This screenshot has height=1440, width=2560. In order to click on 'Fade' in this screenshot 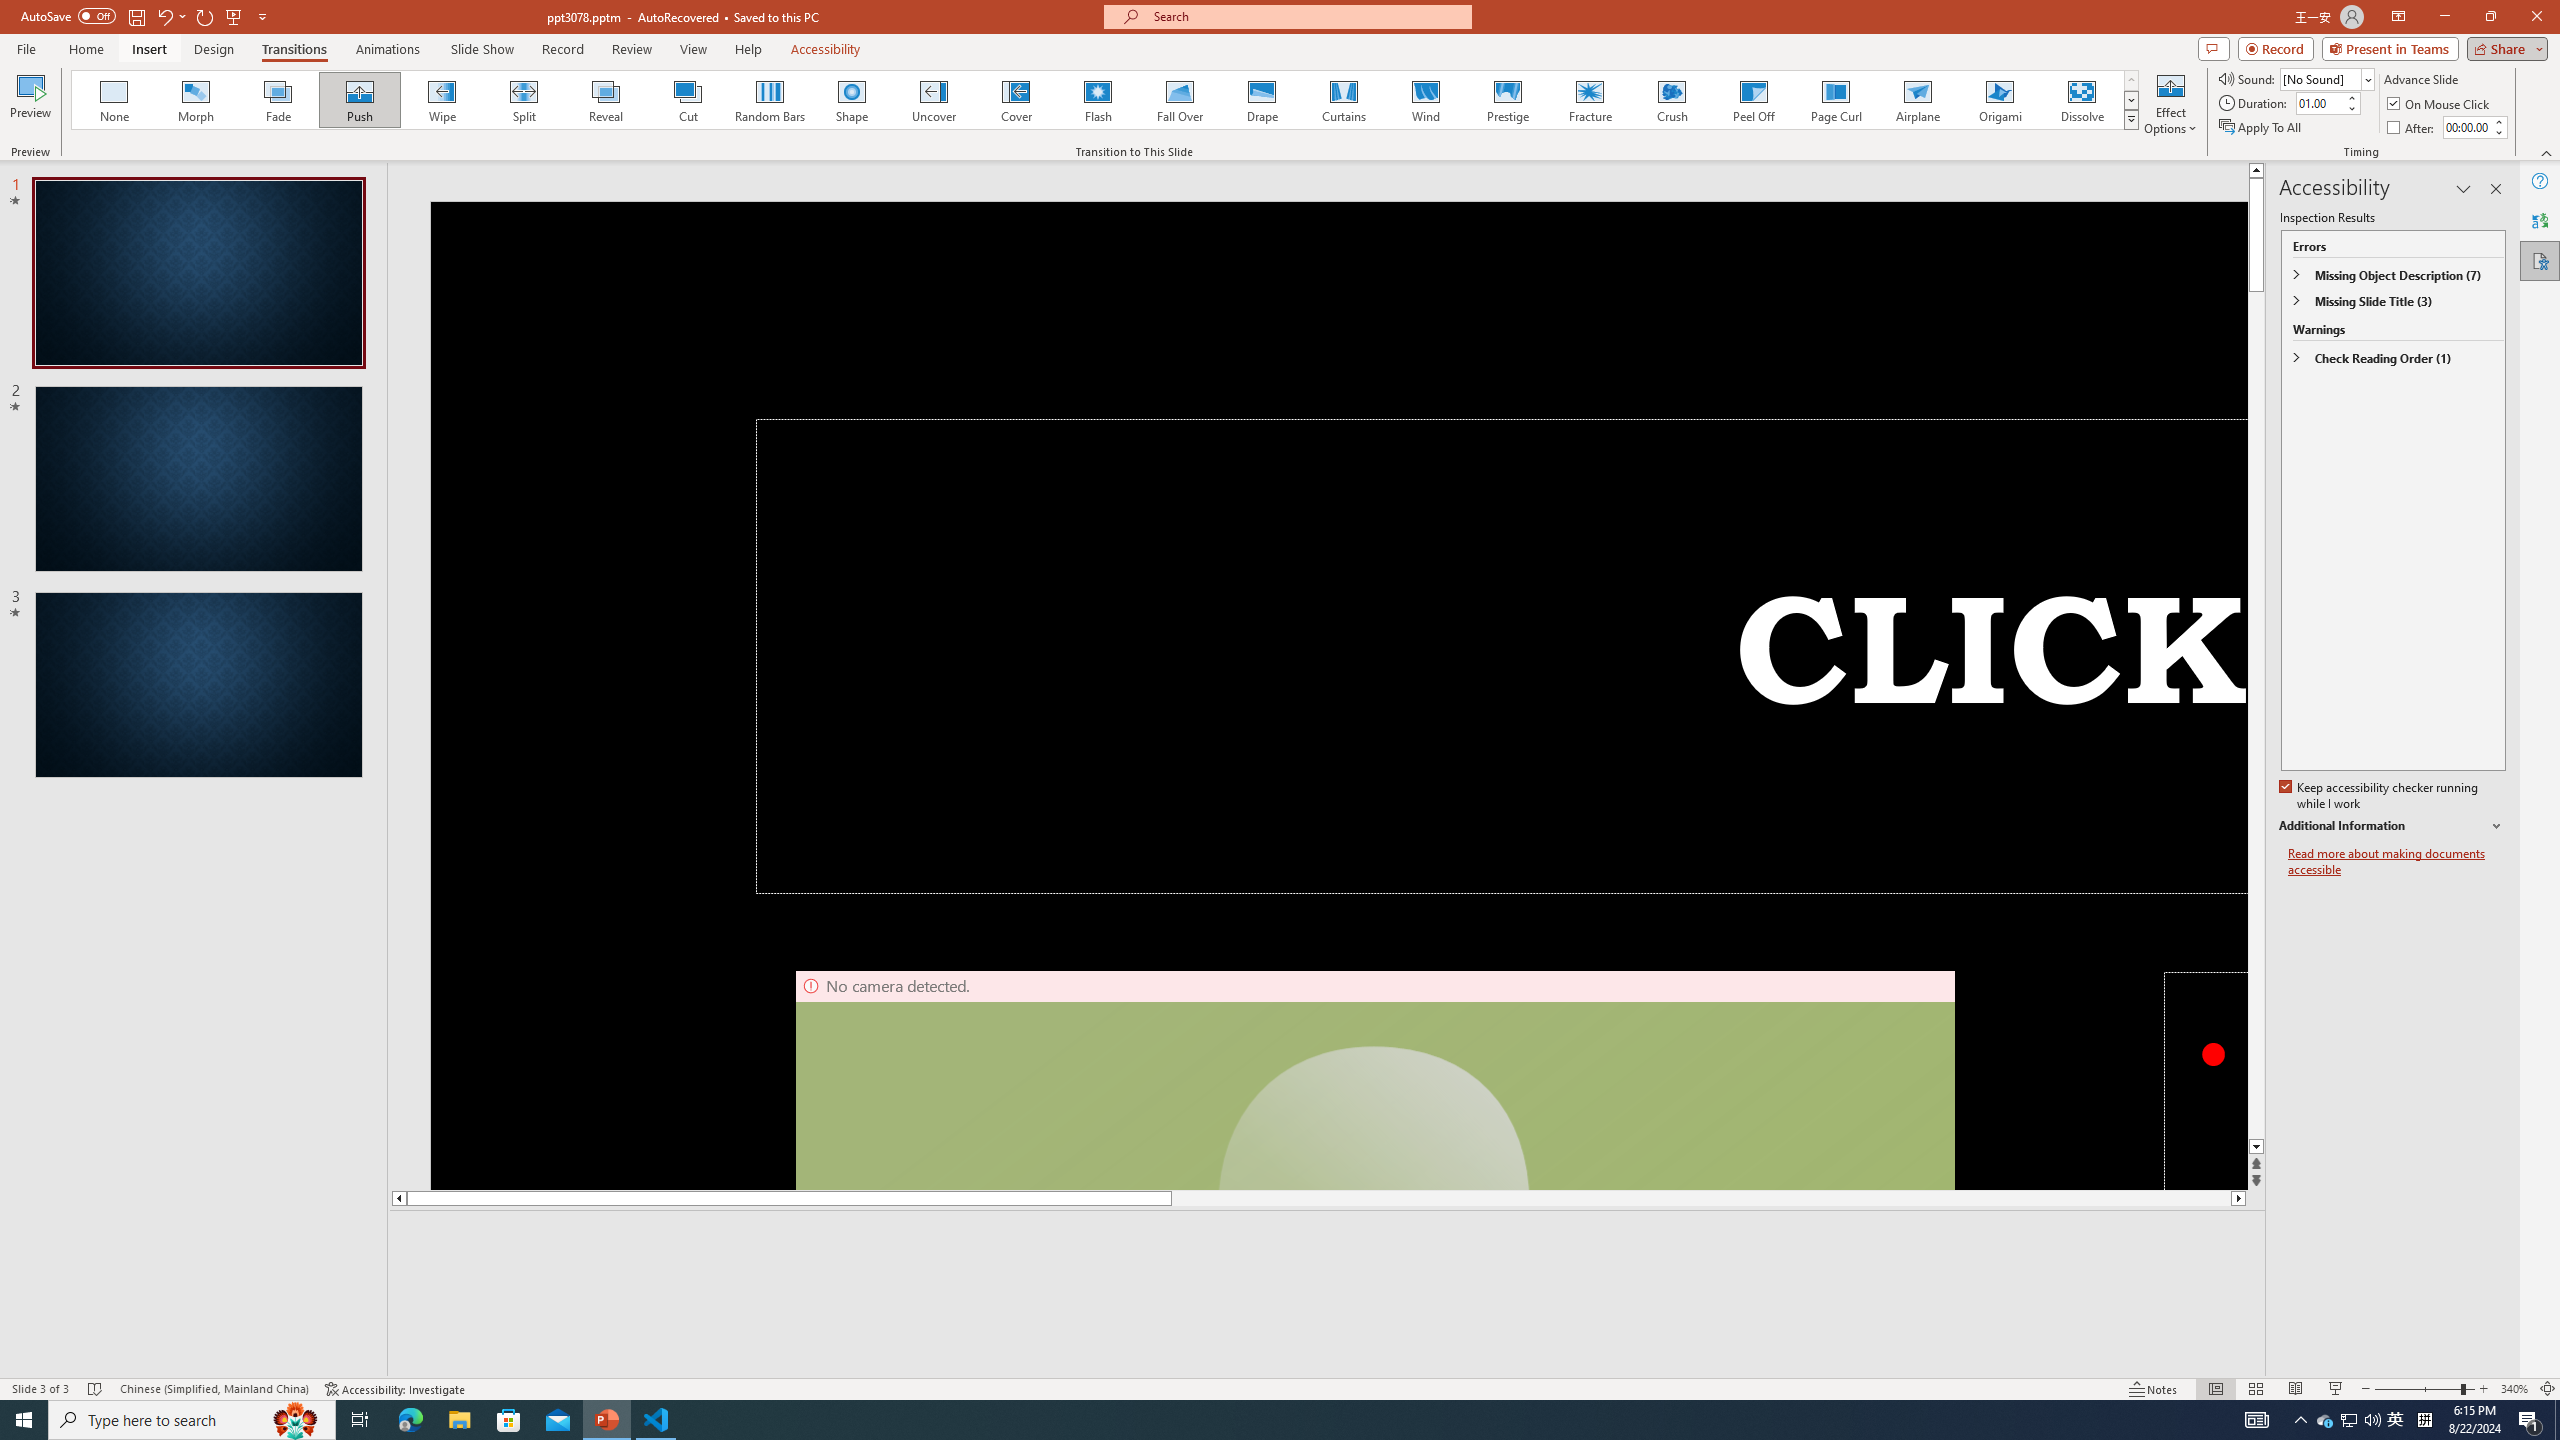, I will do `click(278, 99)`.